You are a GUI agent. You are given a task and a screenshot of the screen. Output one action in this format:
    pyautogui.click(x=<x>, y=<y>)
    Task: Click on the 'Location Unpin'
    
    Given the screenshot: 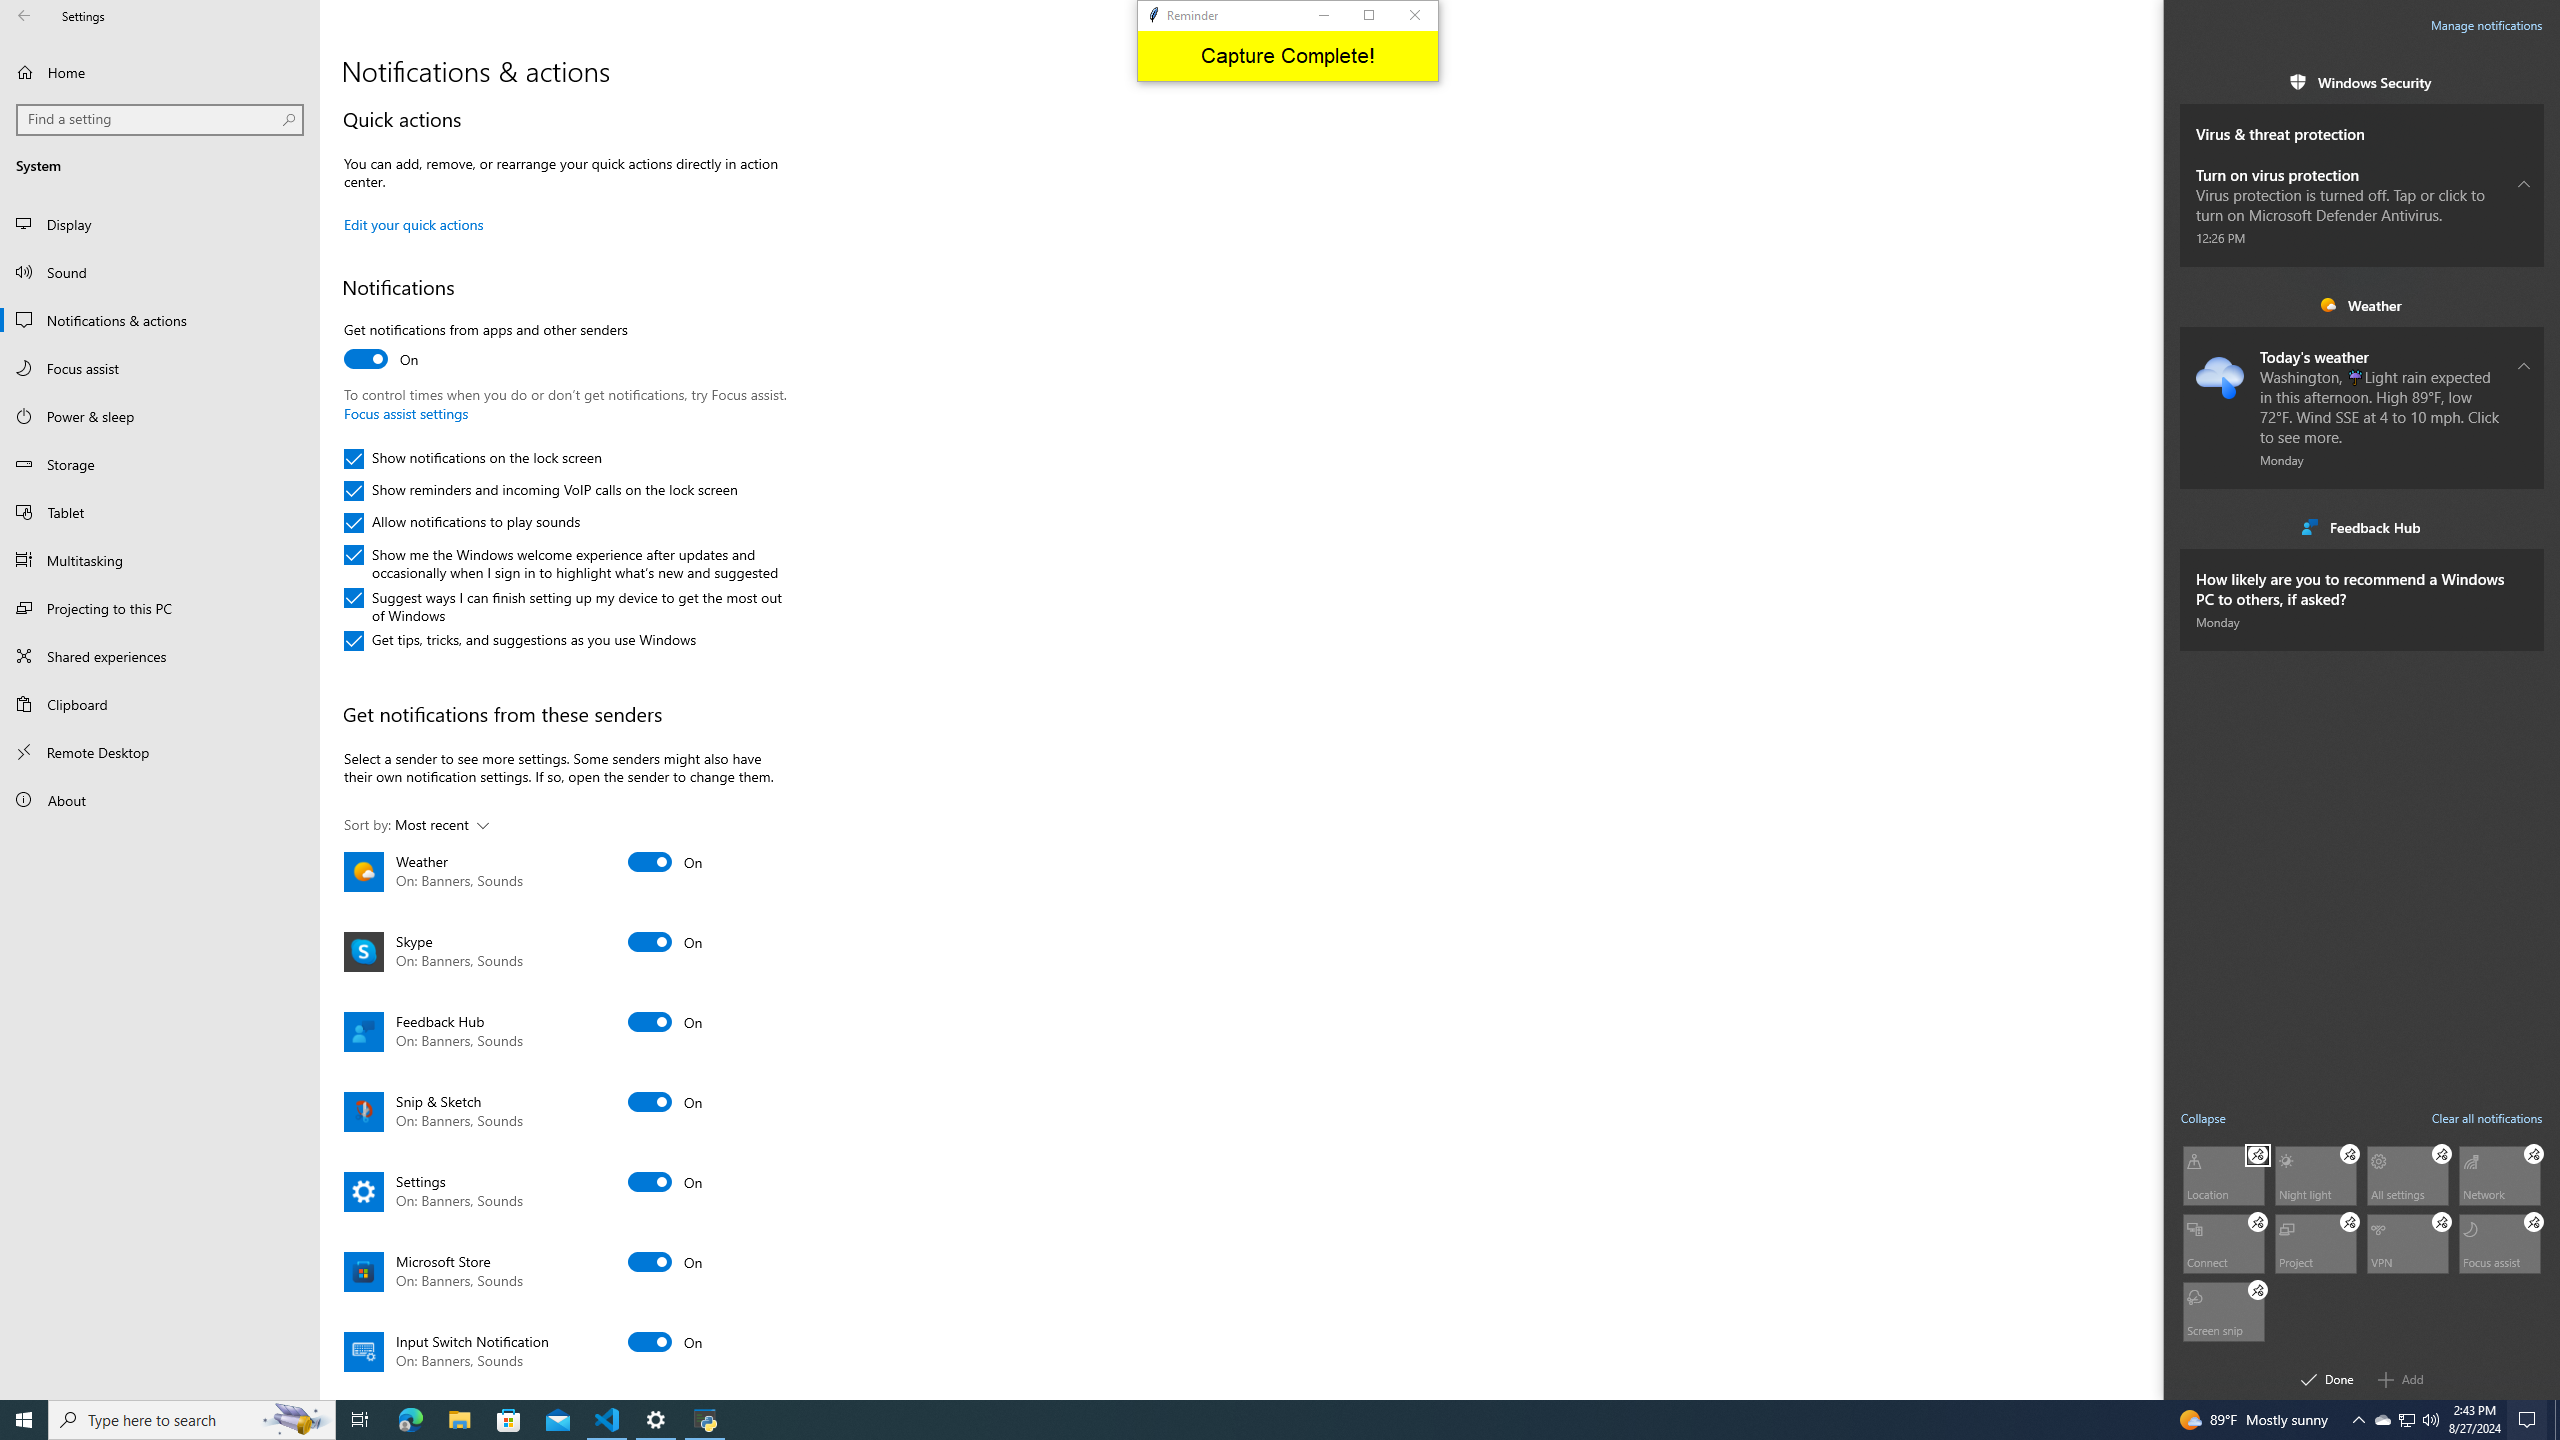 What is the action you would take?
    pyautogui.click(x=2257, y=1152)
    